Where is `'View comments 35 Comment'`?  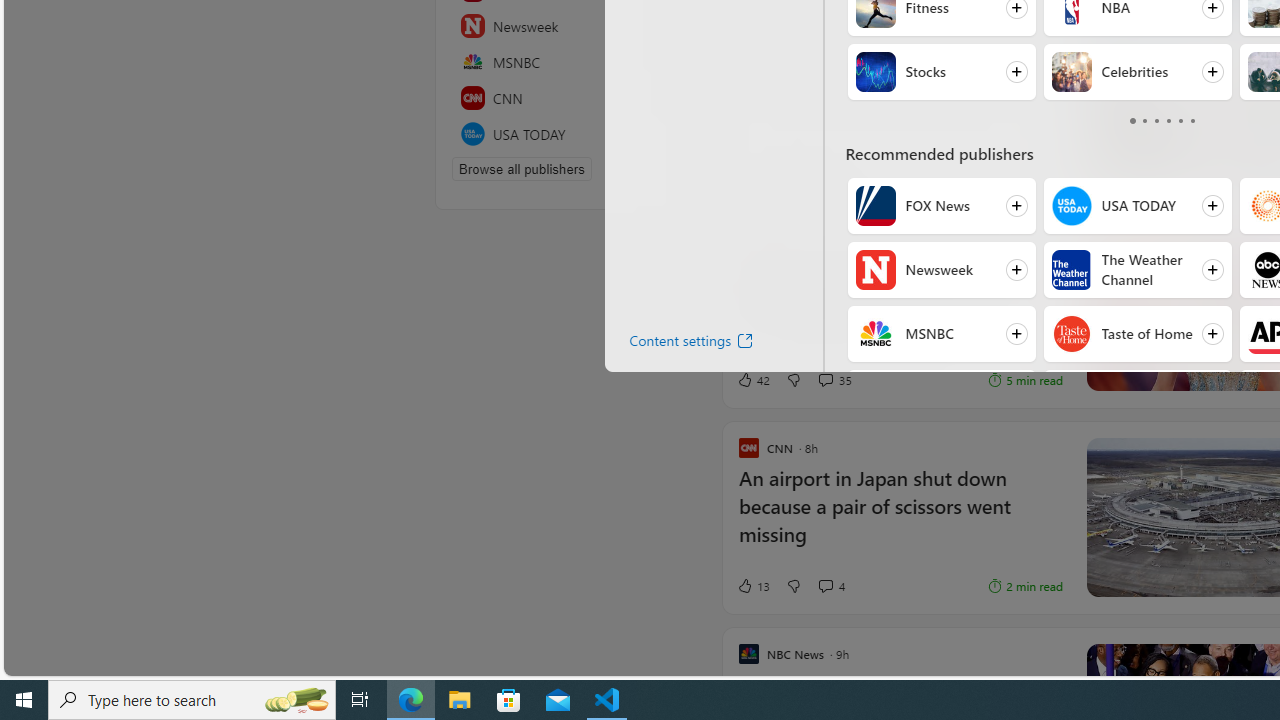 'View comments 35 Comment' is located at coordinates (834, 379).